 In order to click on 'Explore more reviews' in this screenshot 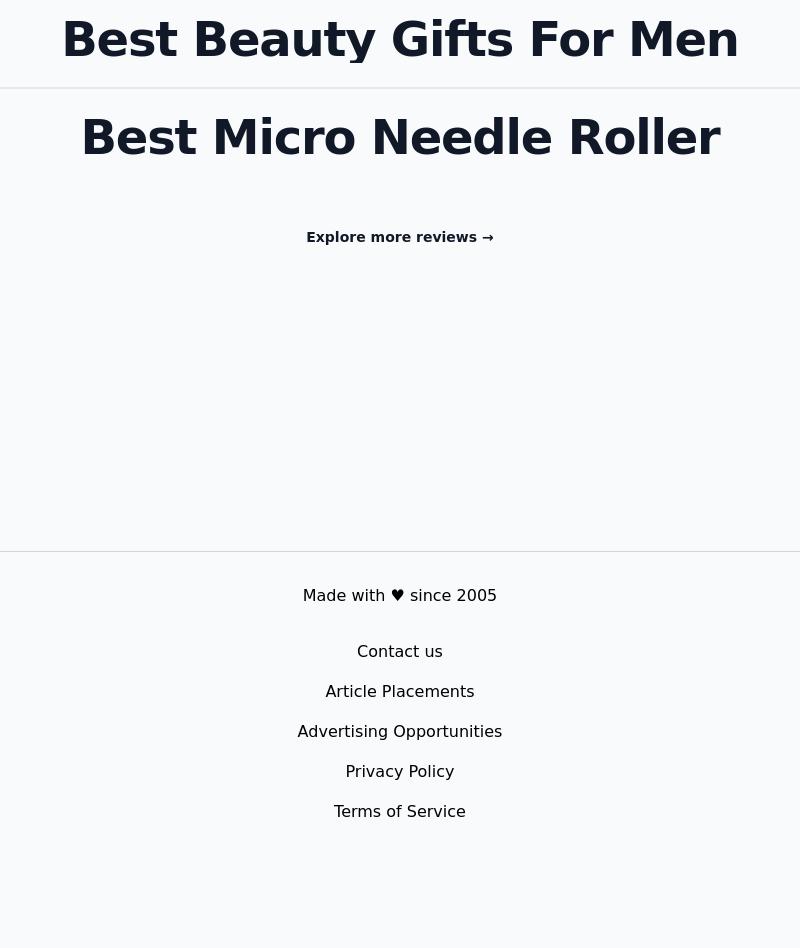, I will do `click(393, 234)`.